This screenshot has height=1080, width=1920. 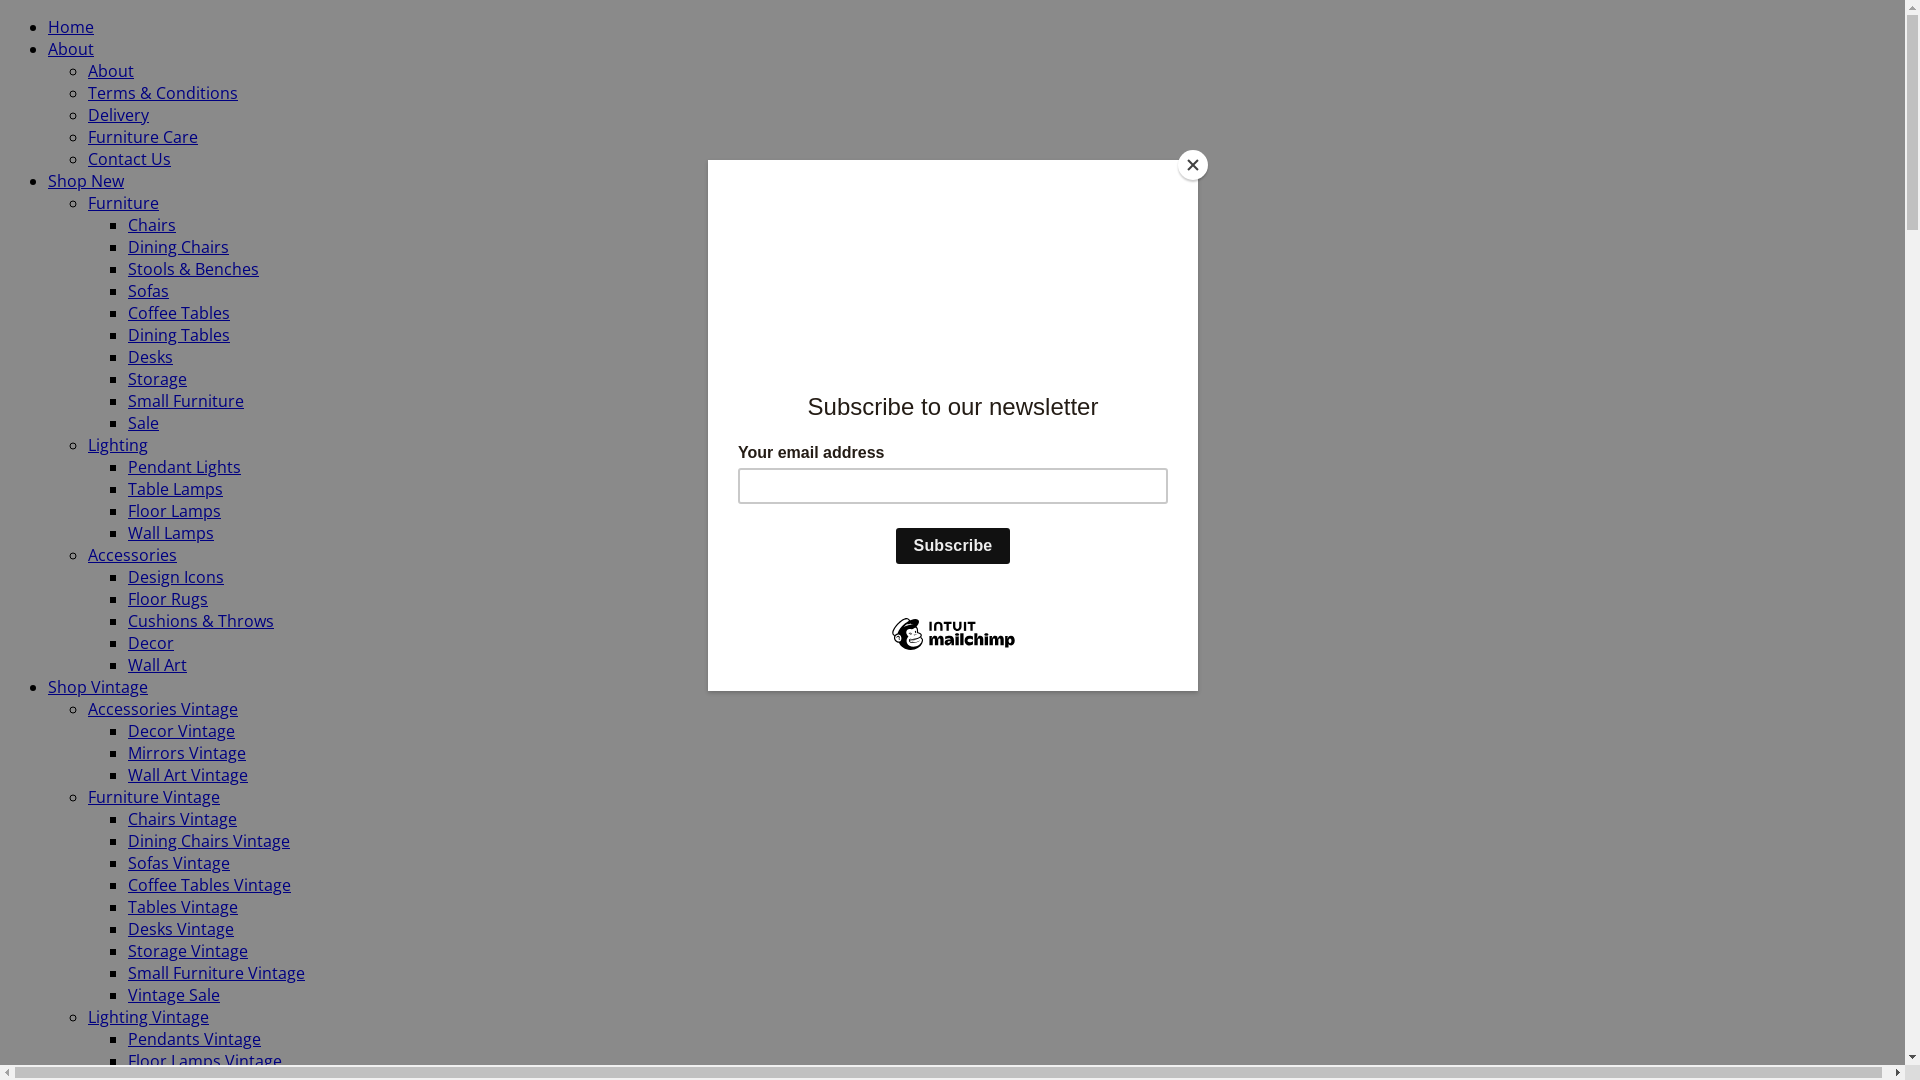 I want to click on 'Terms & Conditions', so click(x=163, y=92).